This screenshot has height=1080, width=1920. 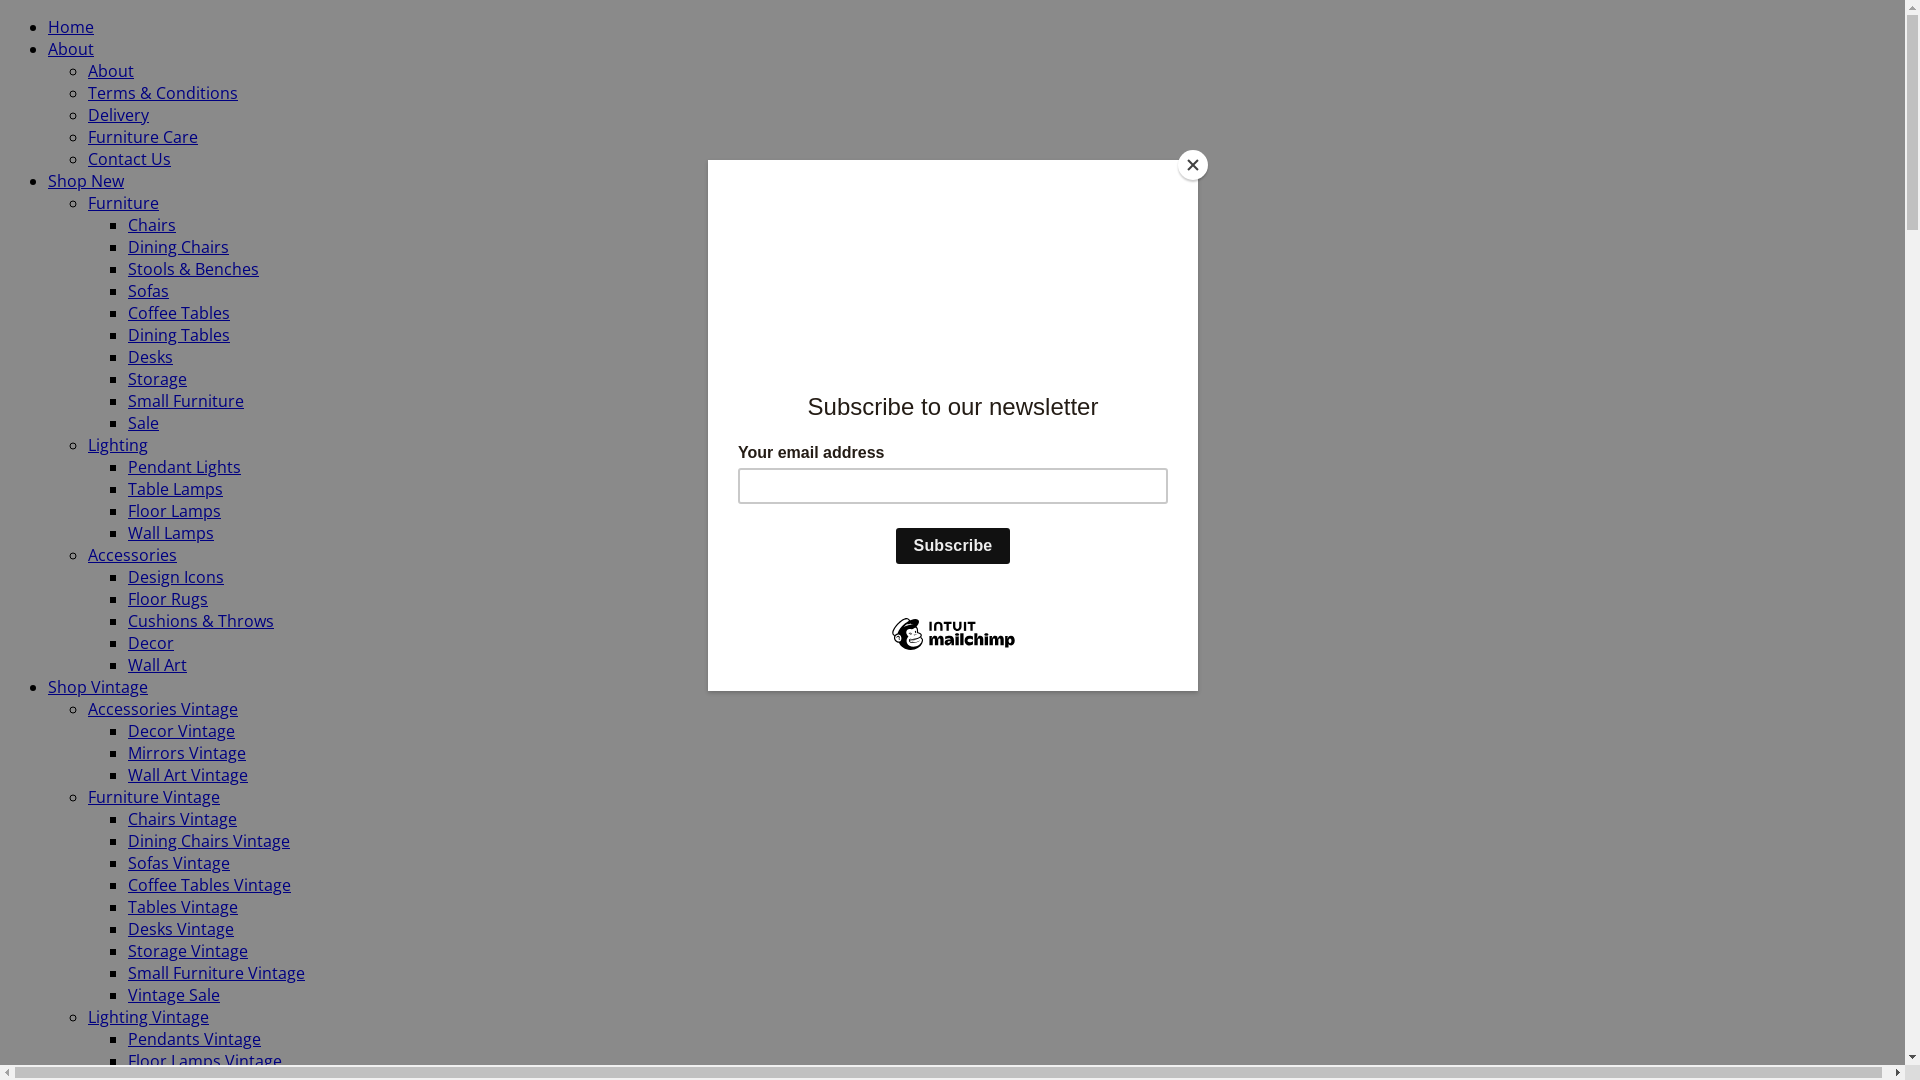 I want to click on 'Terms & Conditions', so click(x=163, y=92).